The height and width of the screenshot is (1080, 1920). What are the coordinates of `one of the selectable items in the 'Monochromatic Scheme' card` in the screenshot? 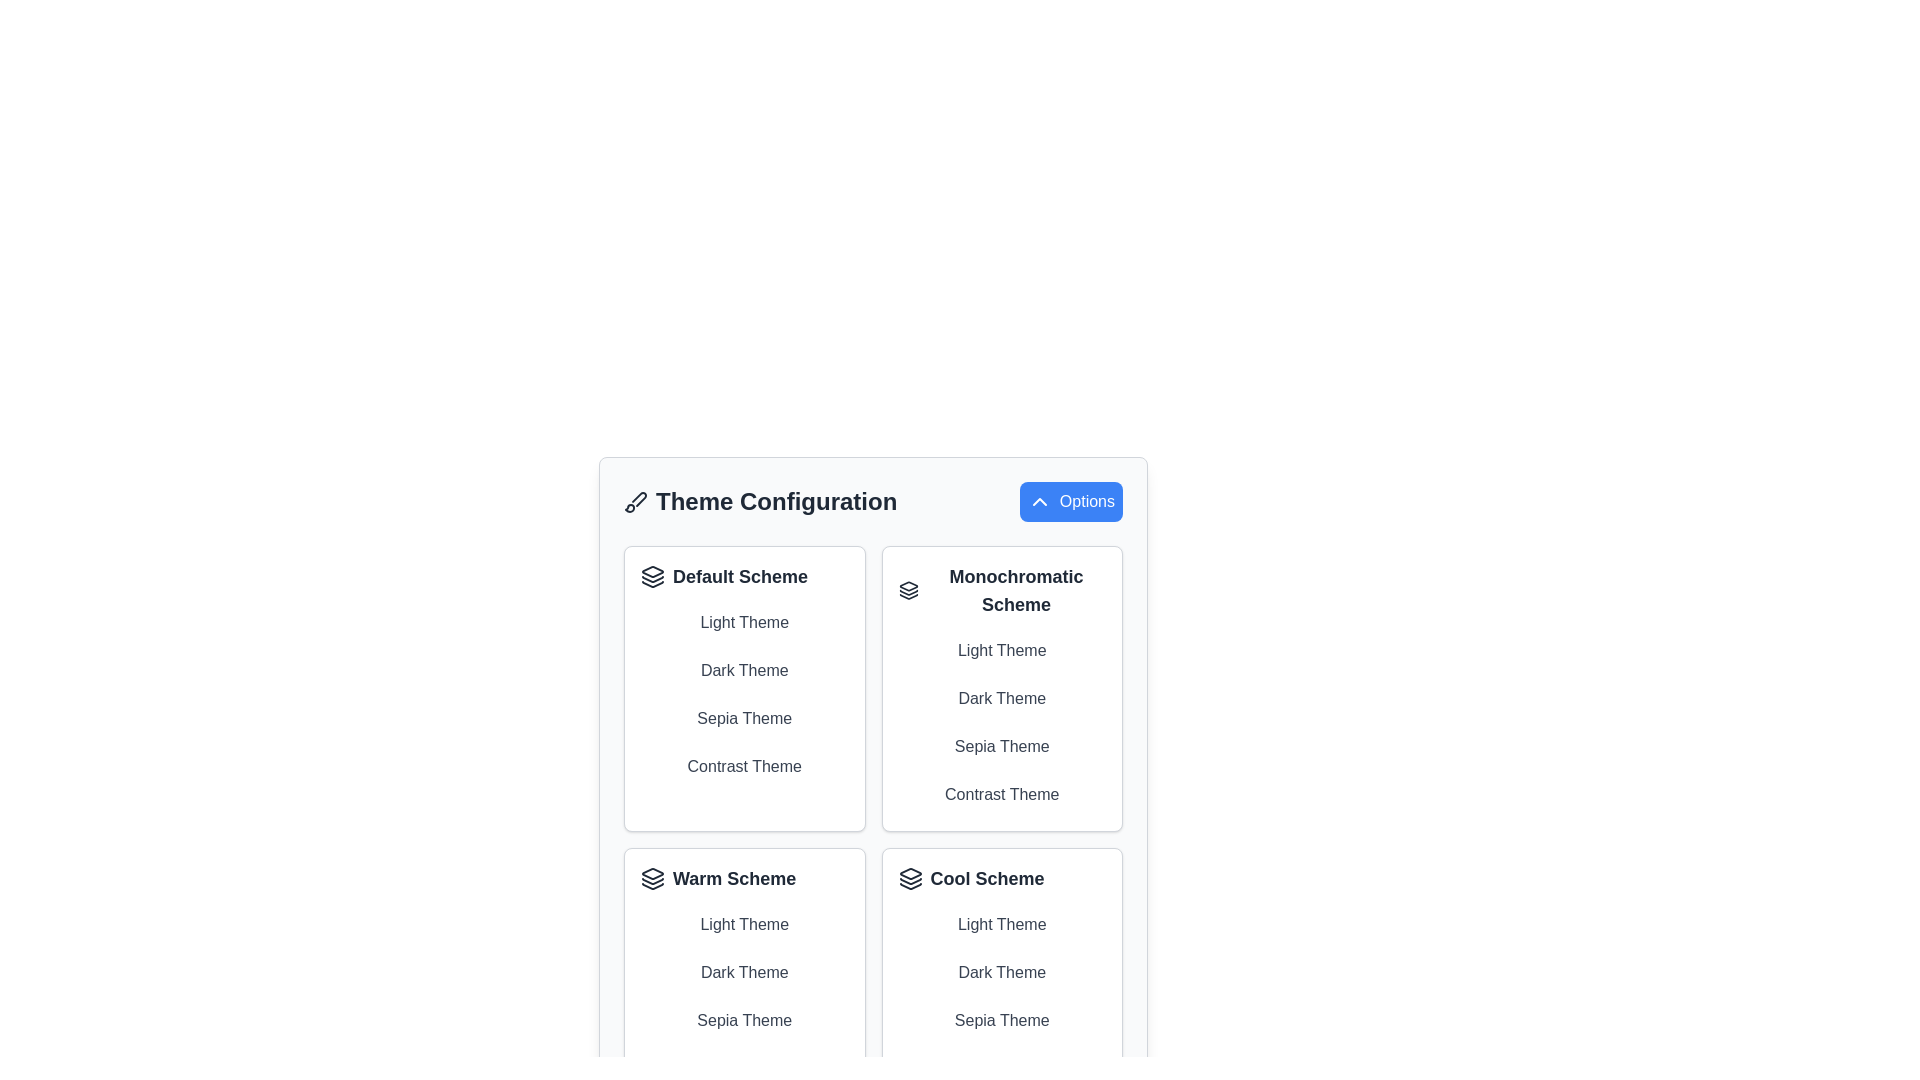 It's located at (1002, 722).